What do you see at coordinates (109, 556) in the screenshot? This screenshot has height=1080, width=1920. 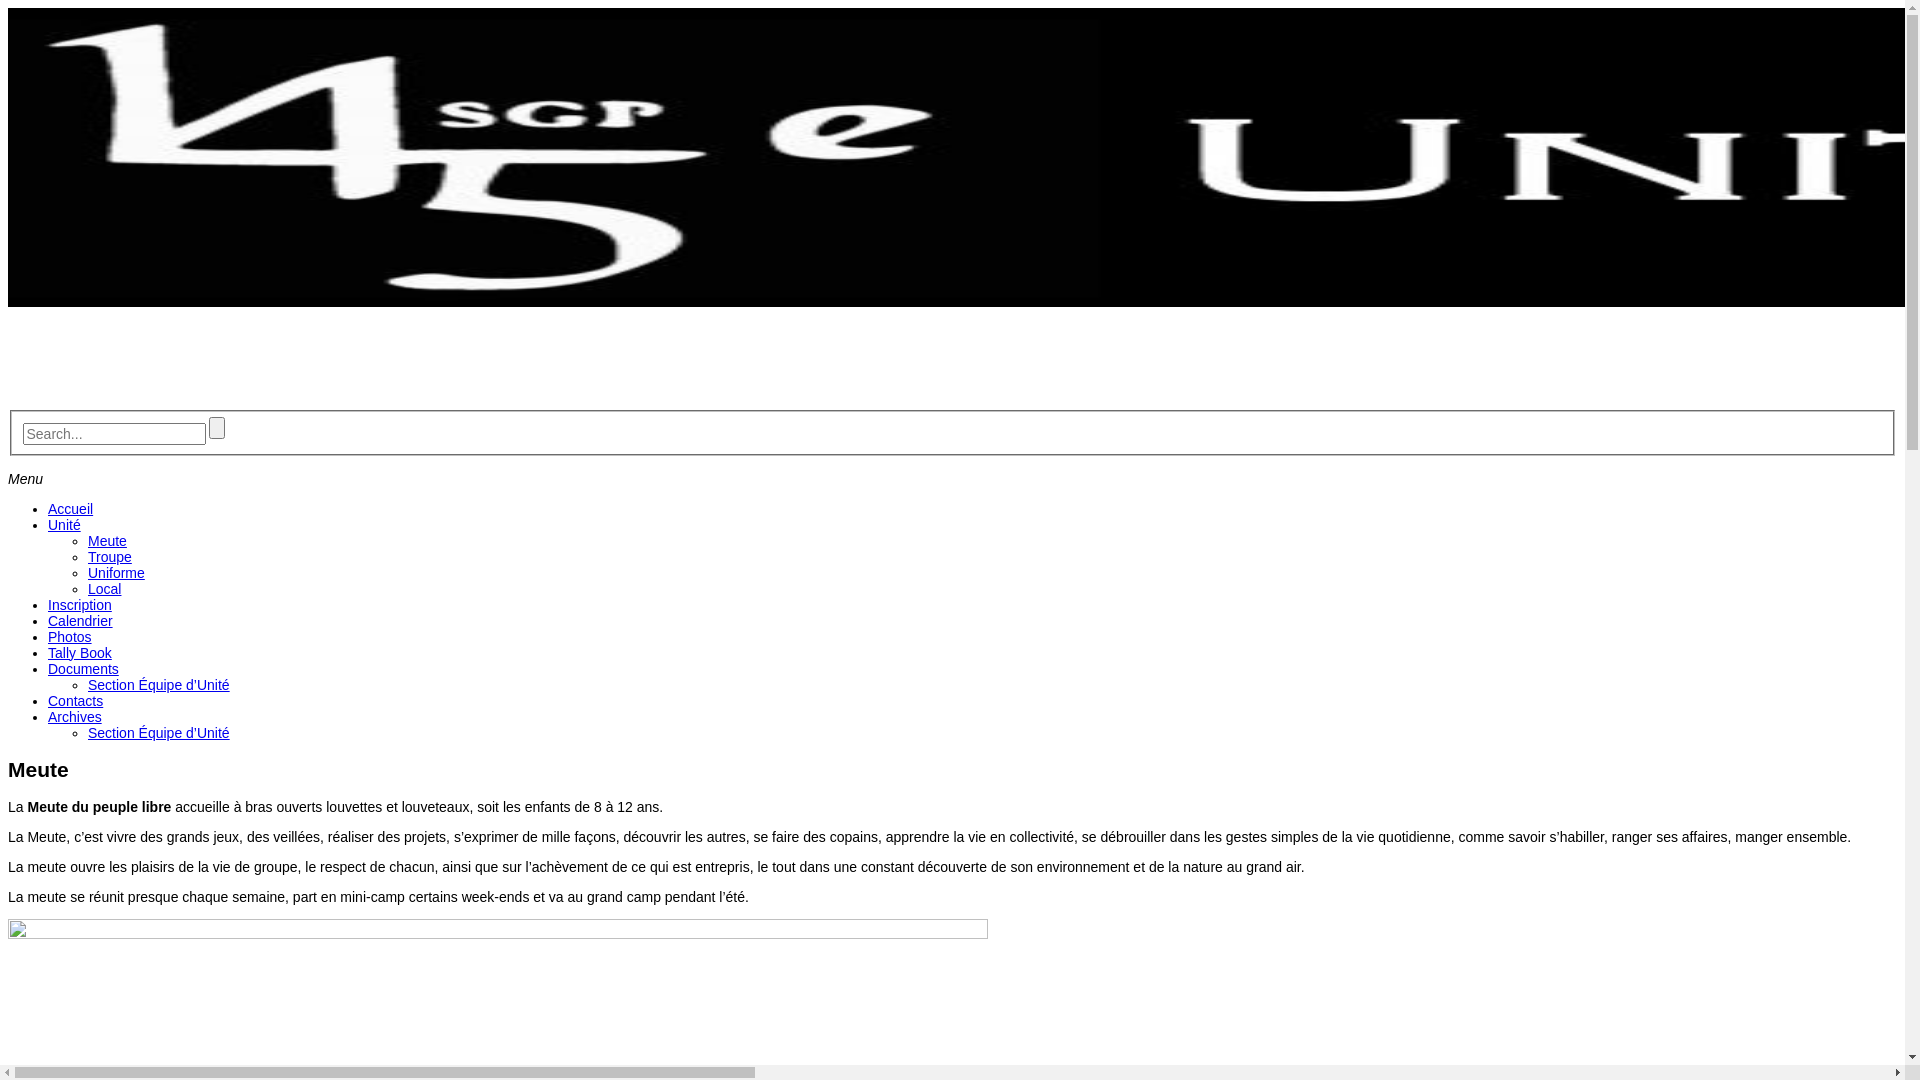 I see `'Troupe'` at bounding box center [109, 556].